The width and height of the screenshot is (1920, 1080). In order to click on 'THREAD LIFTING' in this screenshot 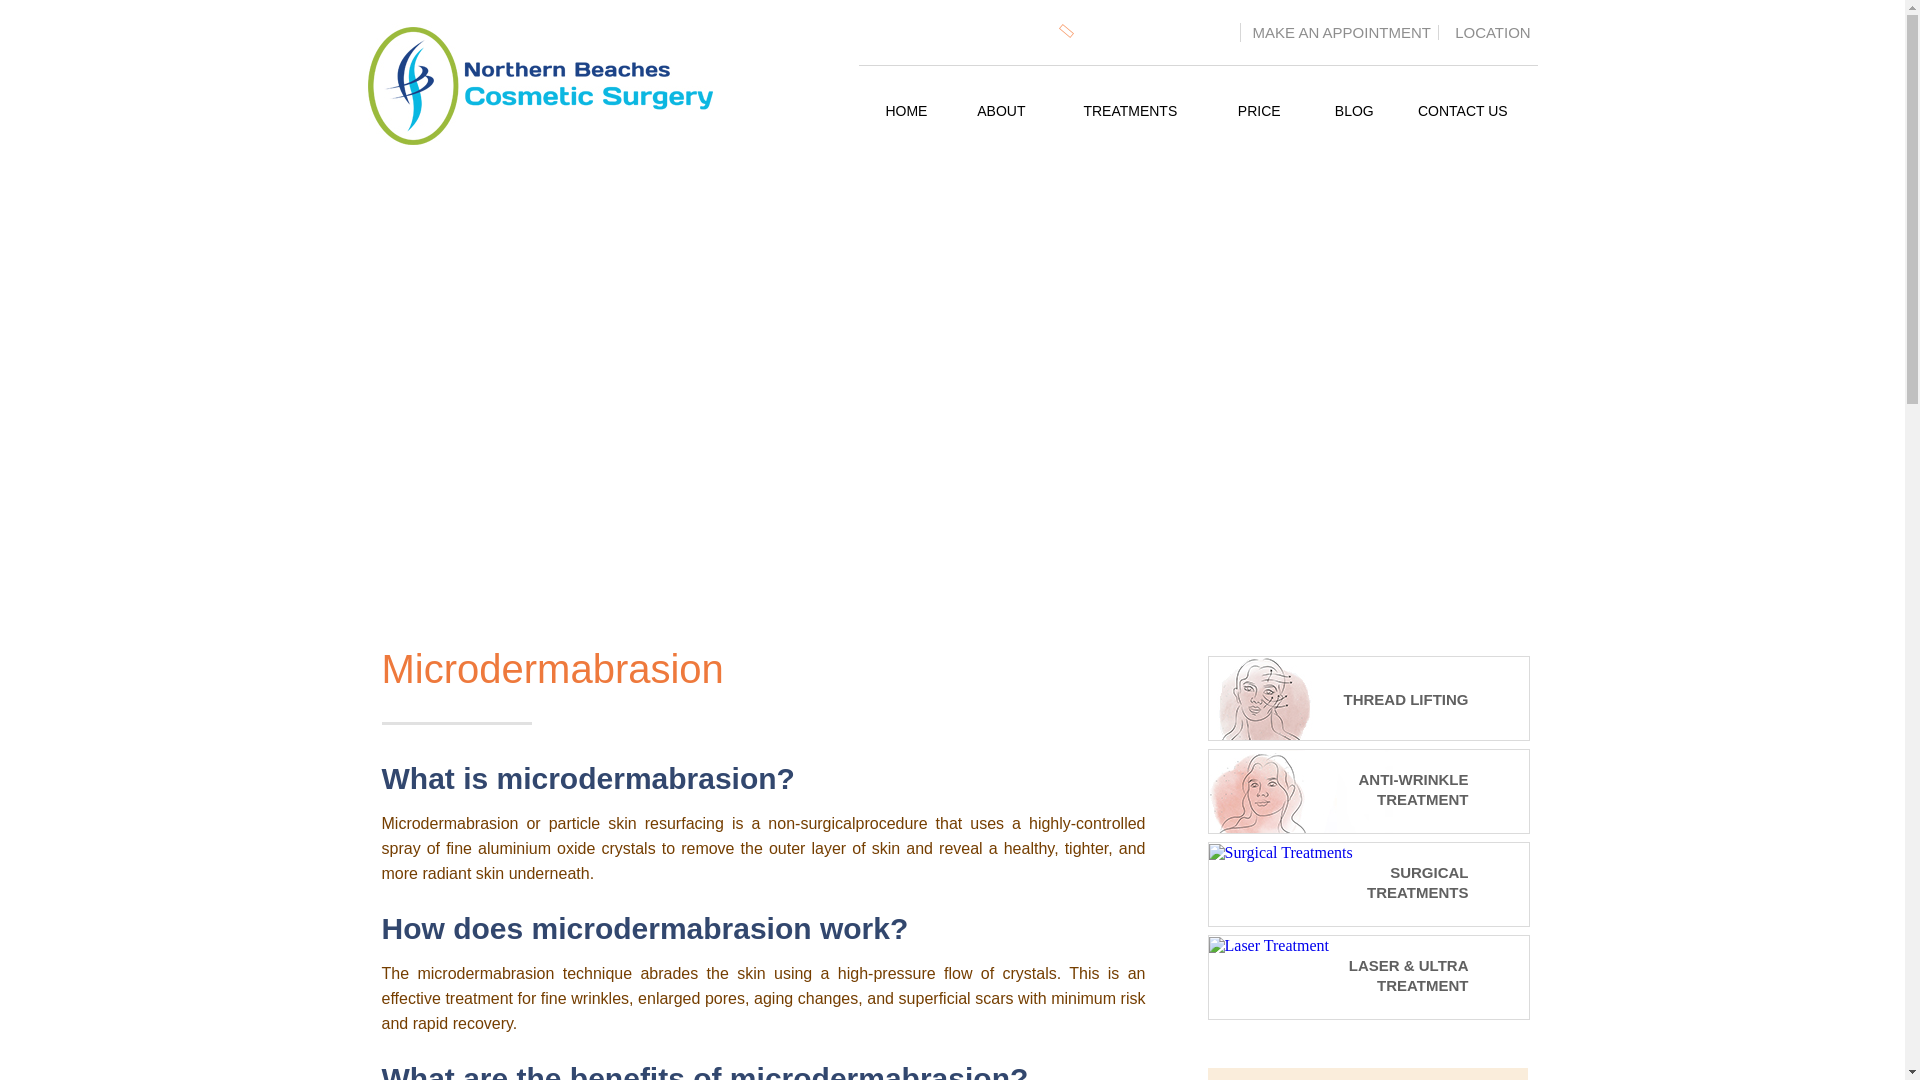, I will do `click(1339, 695)`.